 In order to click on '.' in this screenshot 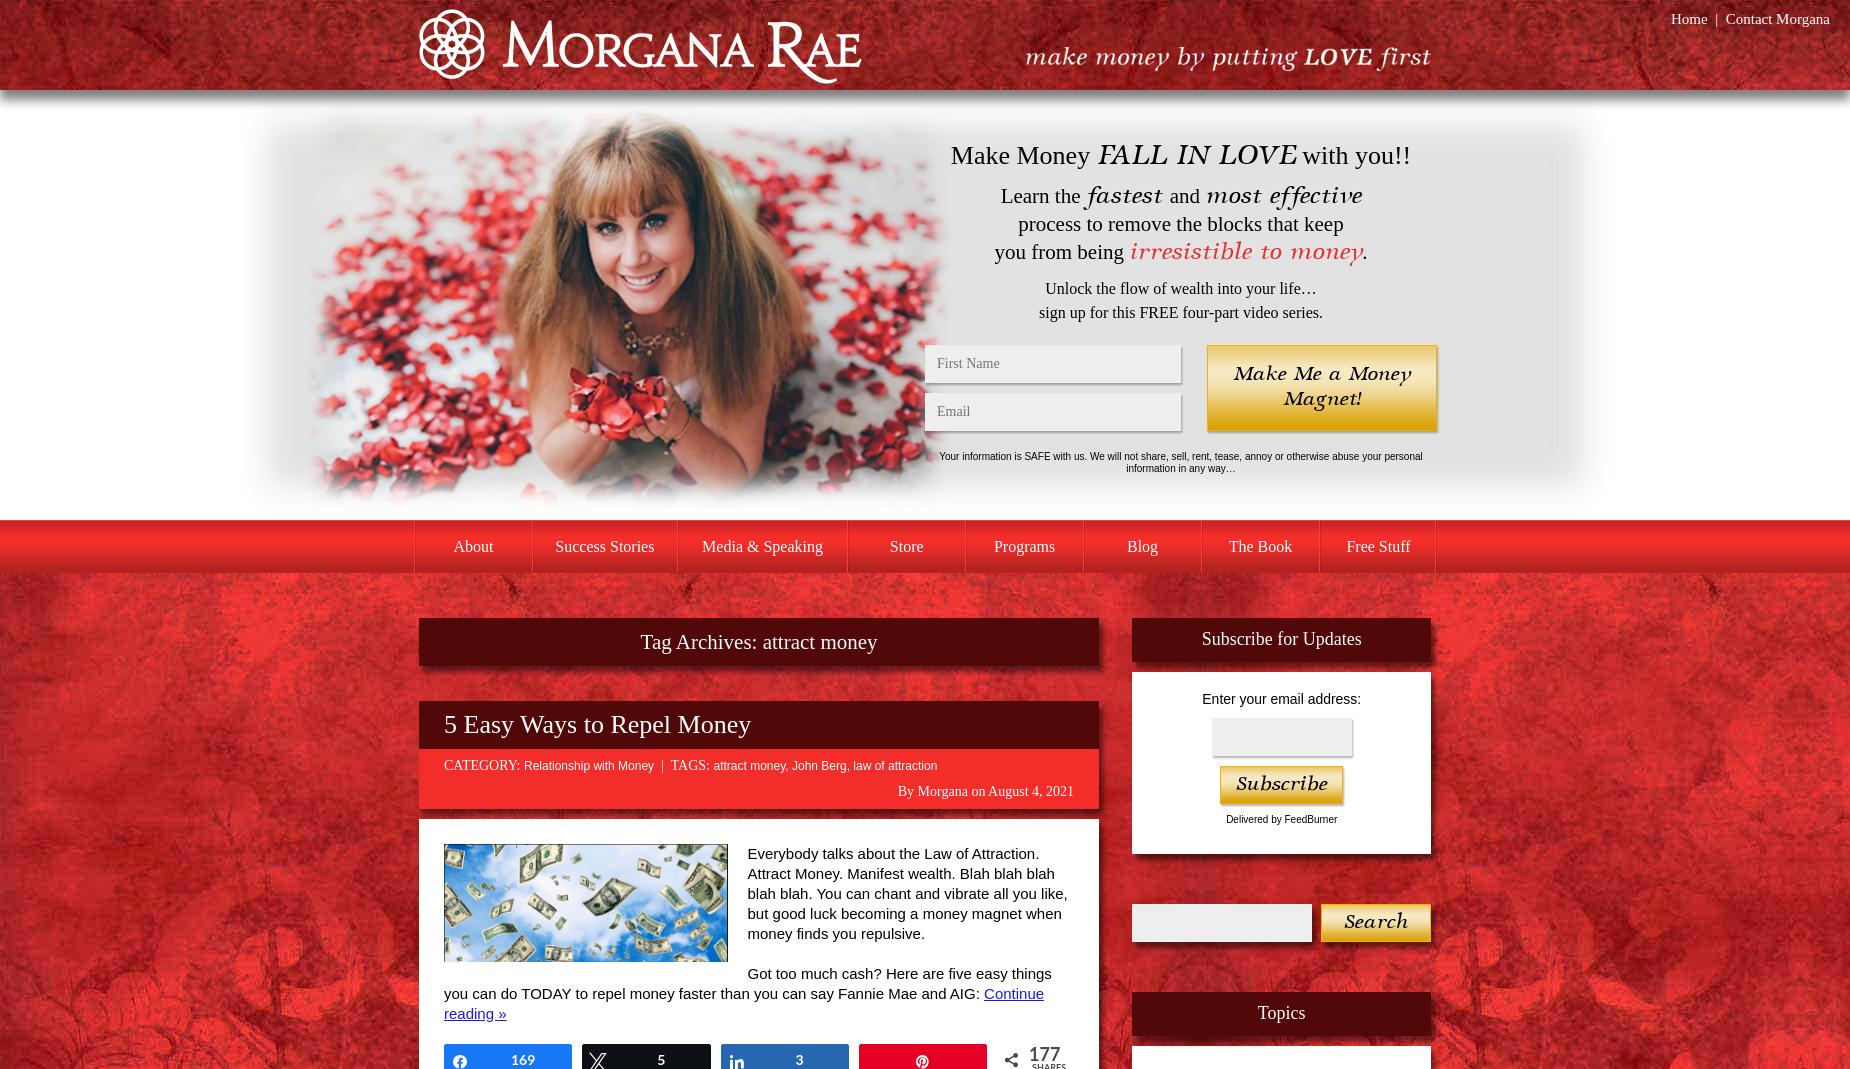, I will do `click(1363, 250)`.